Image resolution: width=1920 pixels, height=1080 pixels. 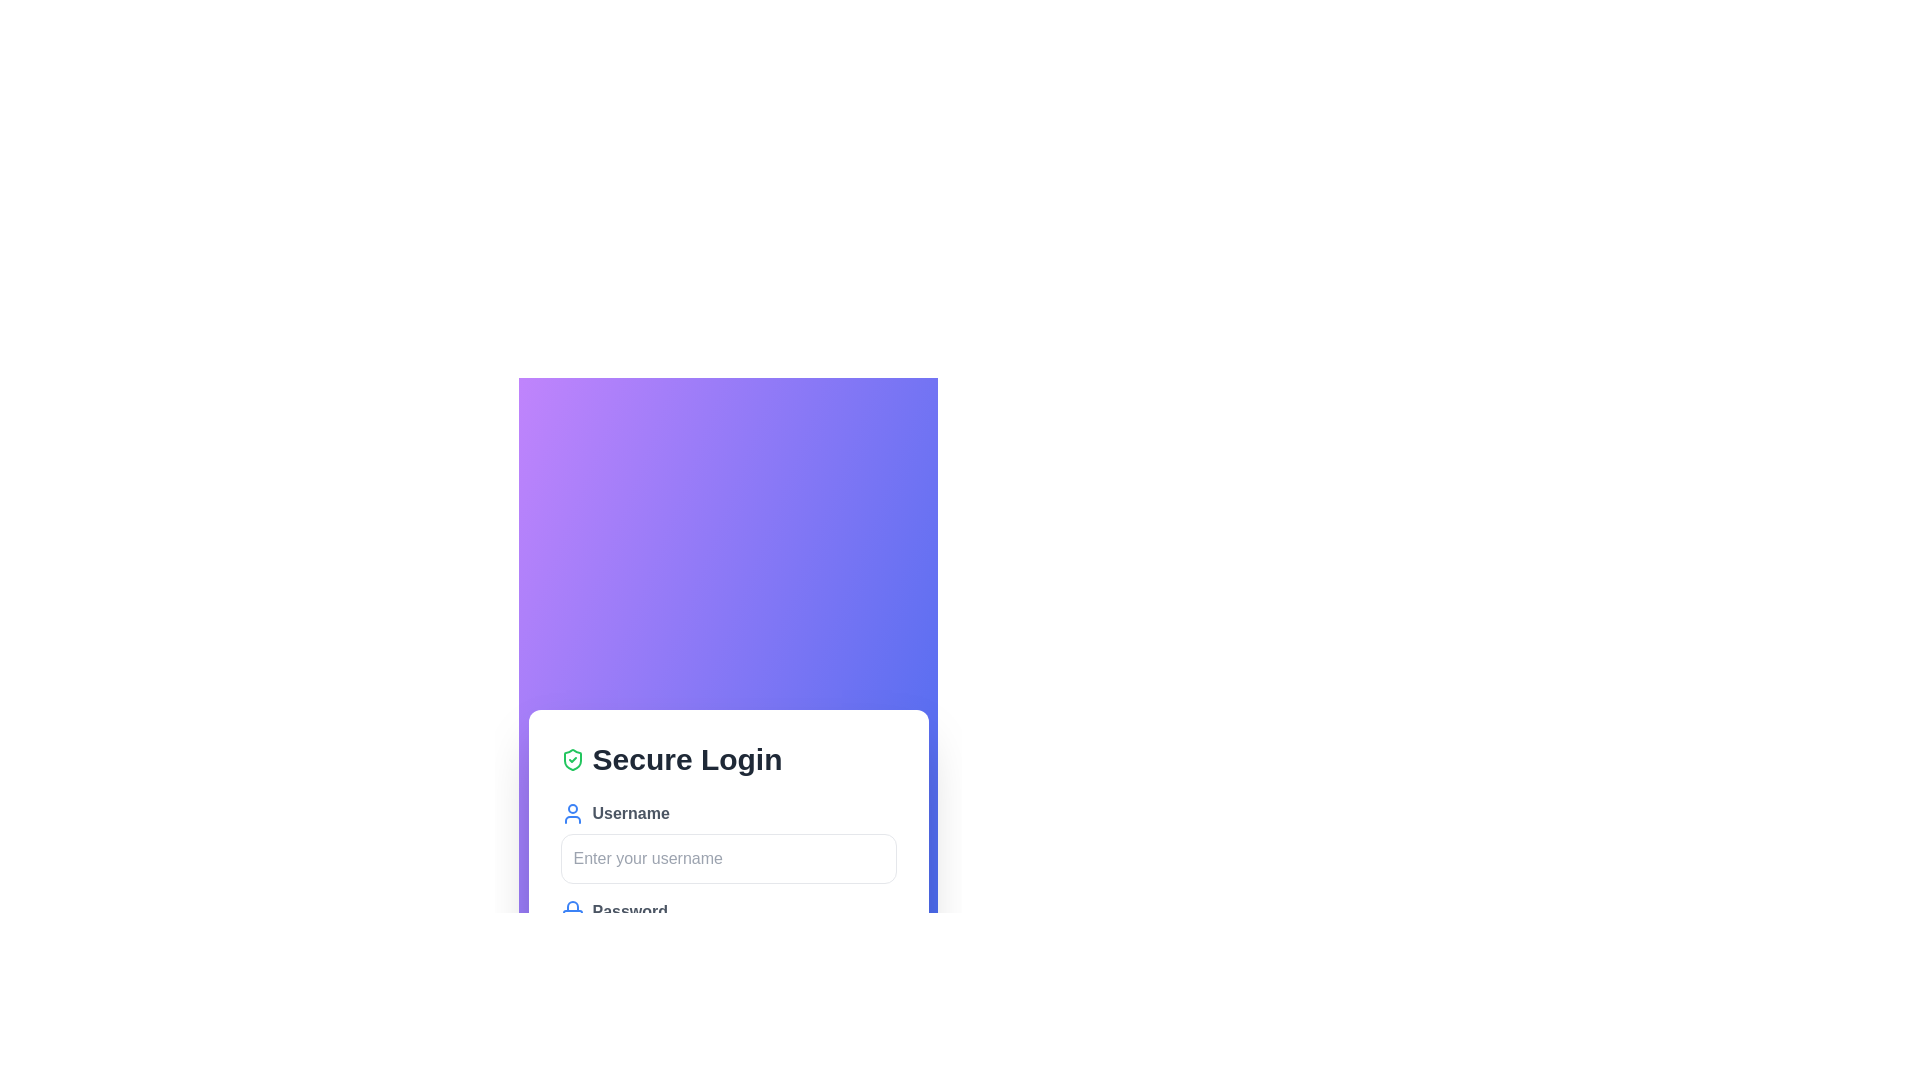 What do you see at coordinates (571, 759) in the screenshot?
I see `the security icon located at the top left corner of the login frame, adjacent to the 'Secure Login' text heading for visual confirmation` at bounding box center [571, 759].